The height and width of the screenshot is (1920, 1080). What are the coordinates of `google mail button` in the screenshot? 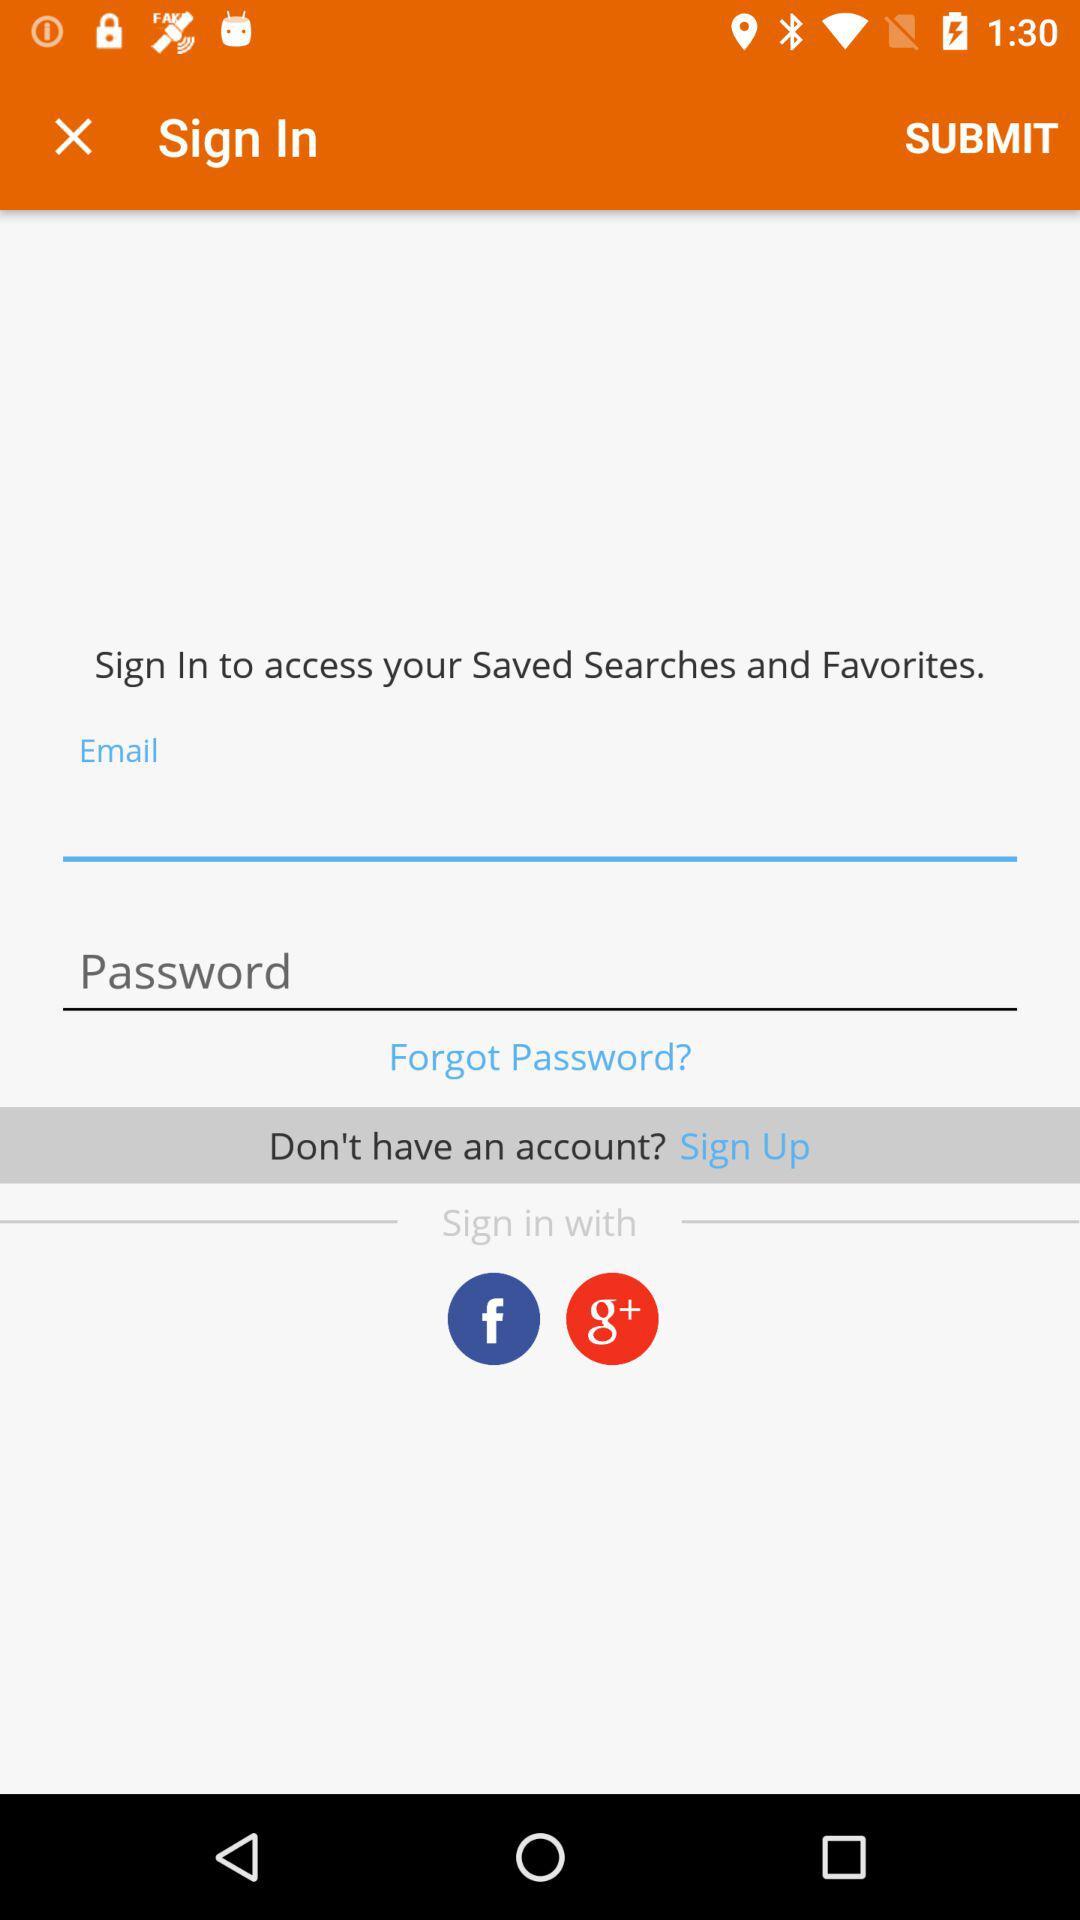 It's located at (611, 1318).